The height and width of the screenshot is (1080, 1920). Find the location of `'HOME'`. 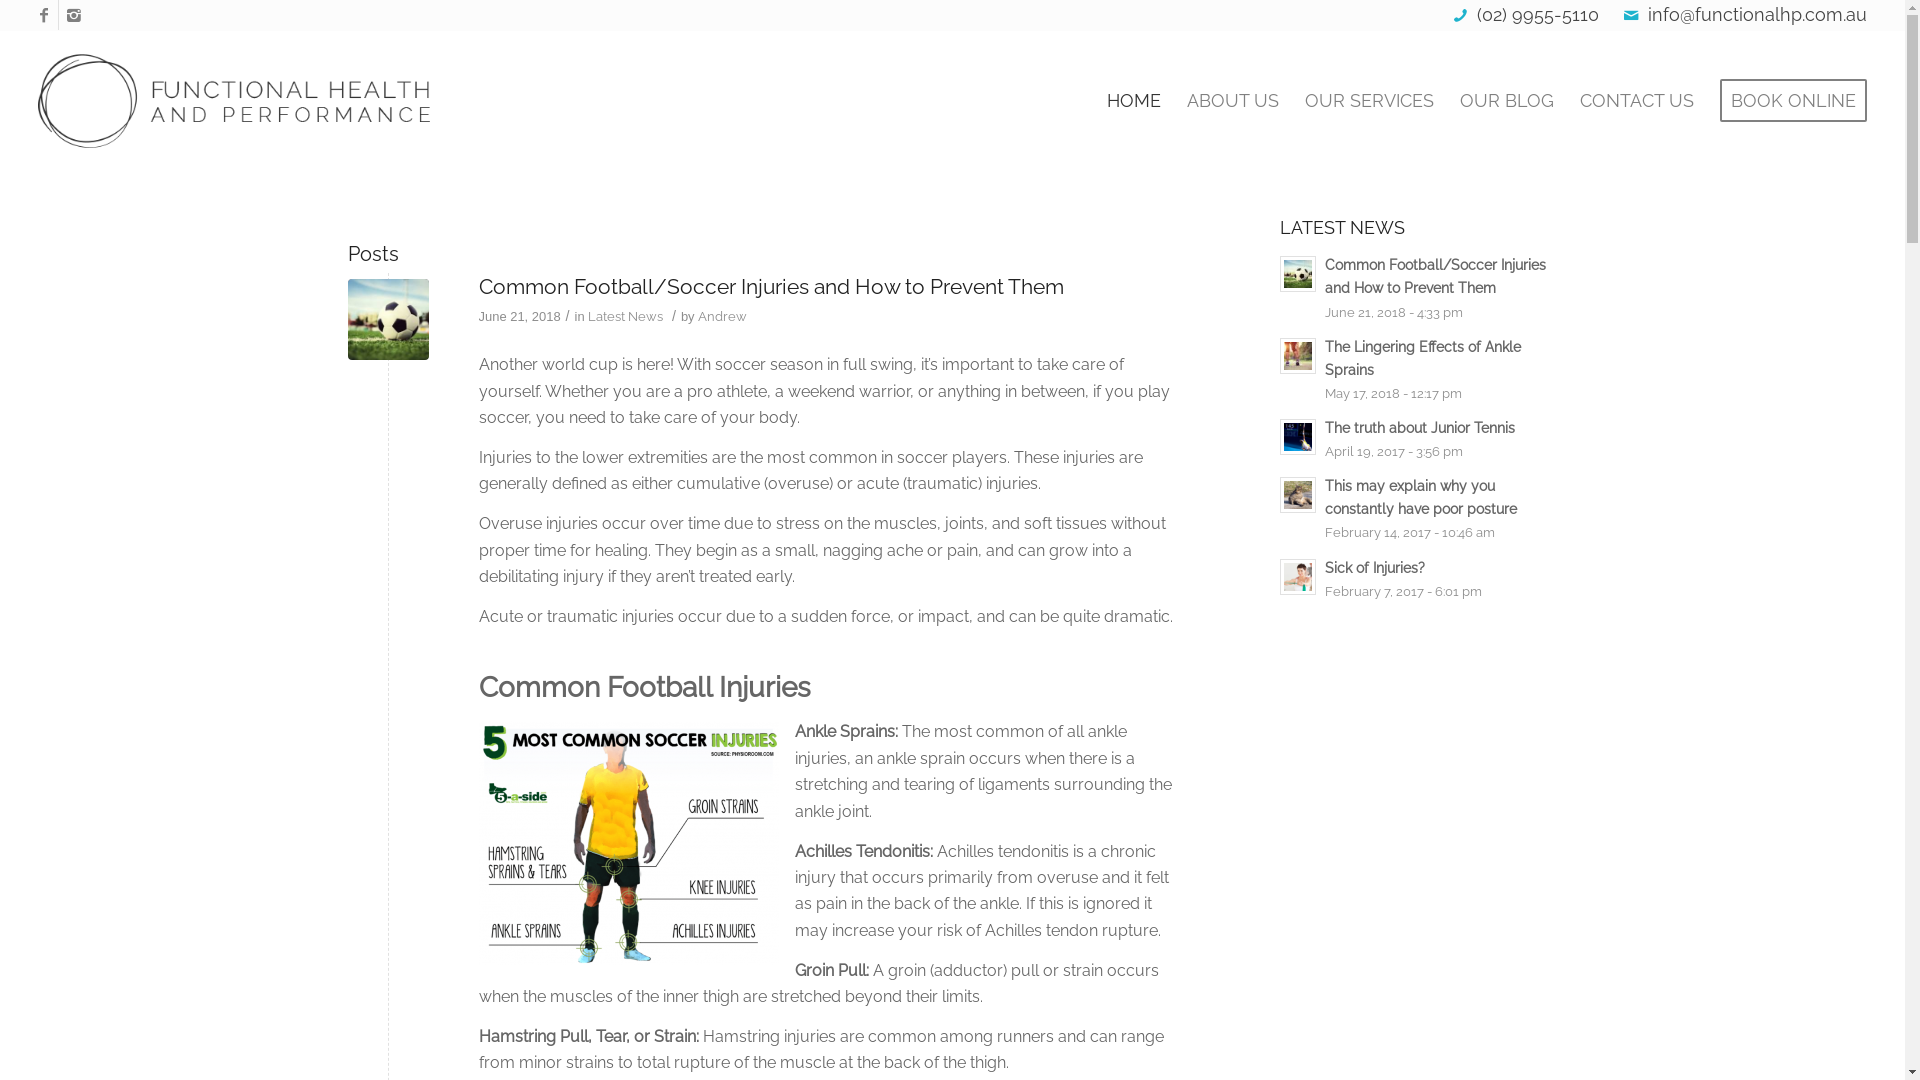

'HOME' is located at coordinates (1133, 100).